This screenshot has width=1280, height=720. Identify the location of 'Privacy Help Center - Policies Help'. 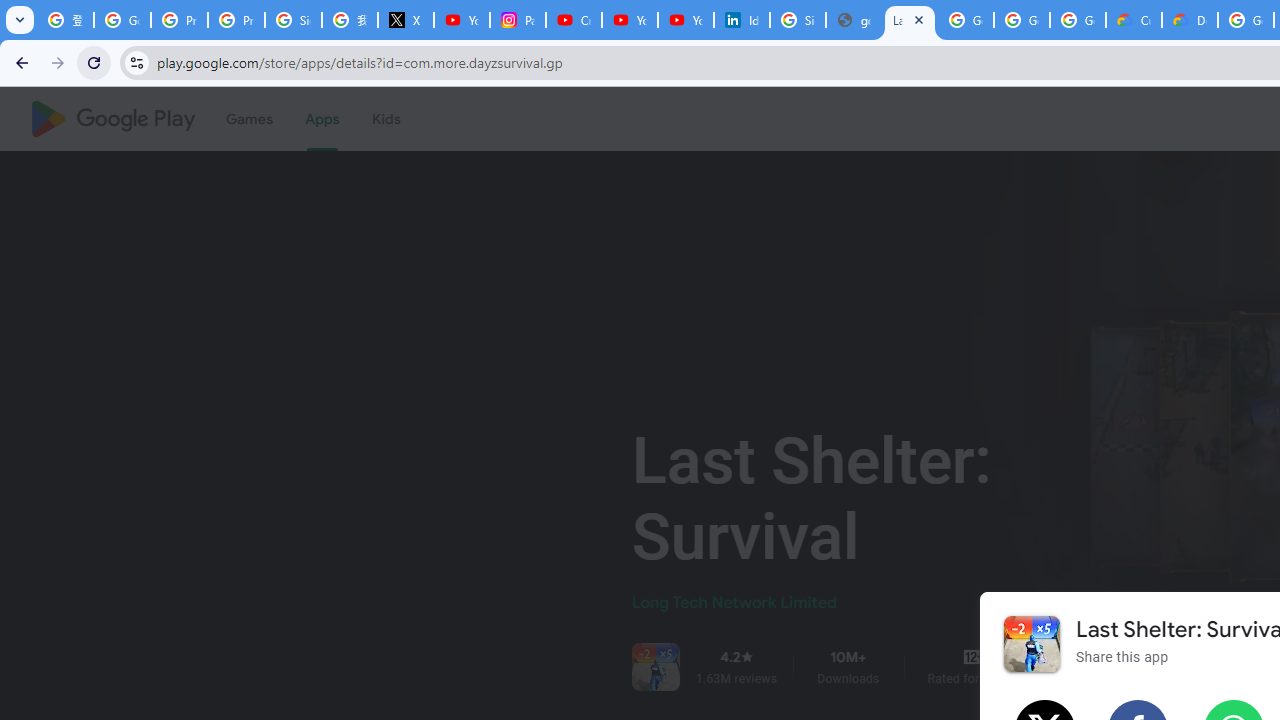
(179, 20).